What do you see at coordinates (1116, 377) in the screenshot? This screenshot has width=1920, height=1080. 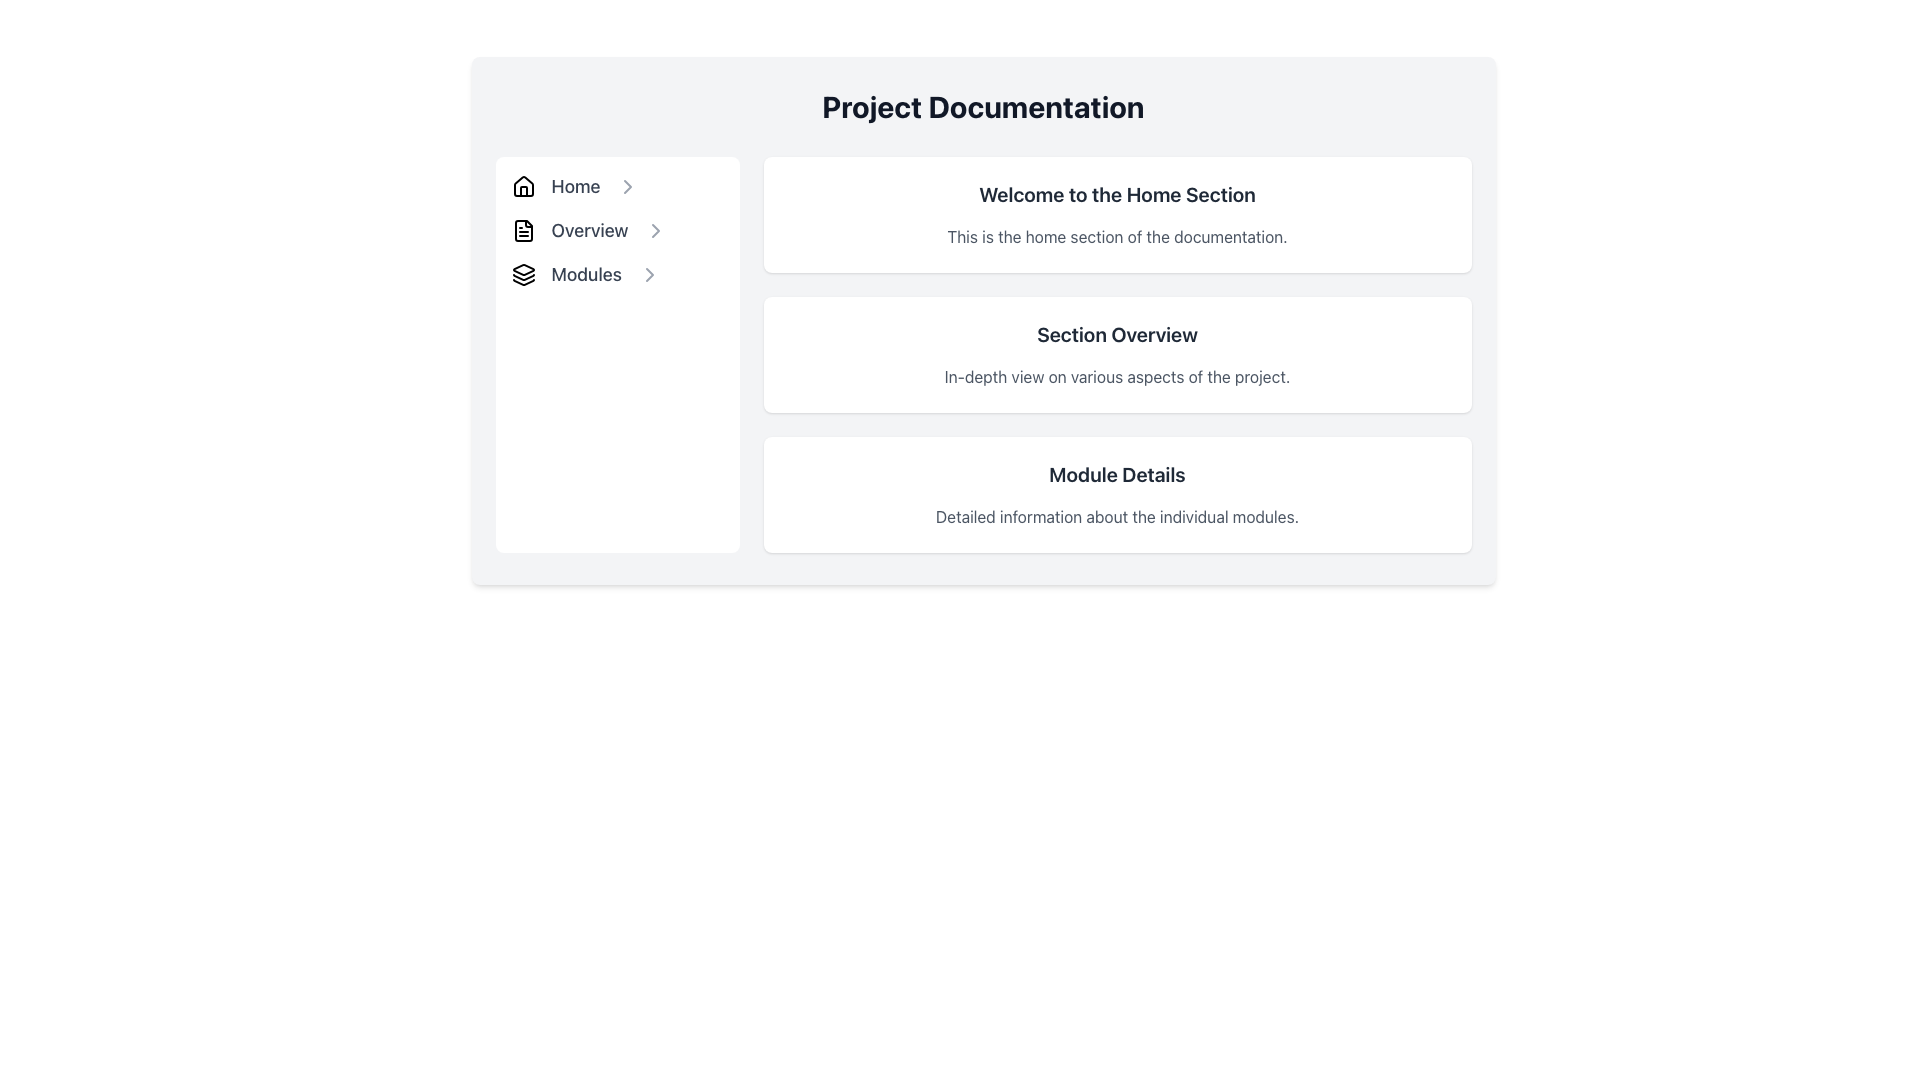 I see `the text label that reads 'In-depth view on various aspects of the project.' located below the header 'Section Overview.'` at bounding box center [1116, 377].